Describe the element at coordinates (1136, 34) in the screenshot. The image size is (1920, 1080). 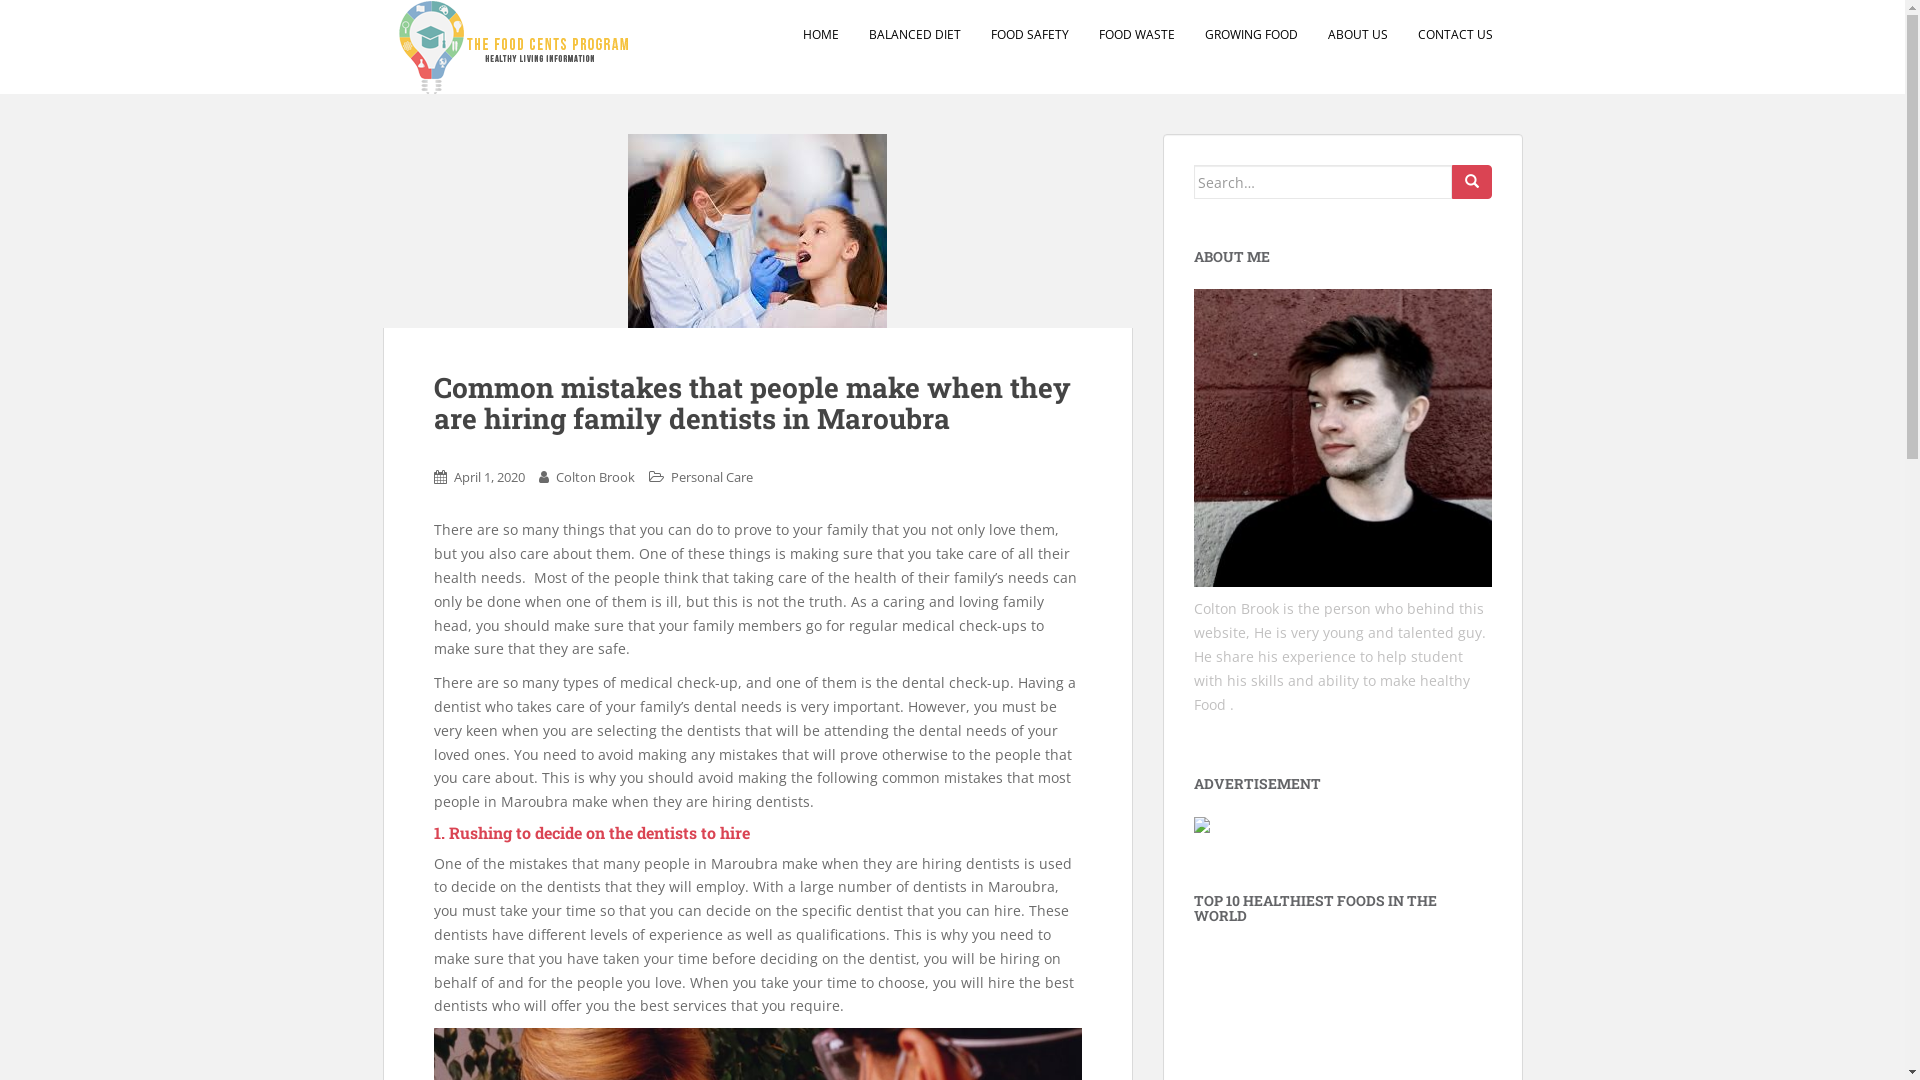
I see `'FOOD WASTE'` at that location.